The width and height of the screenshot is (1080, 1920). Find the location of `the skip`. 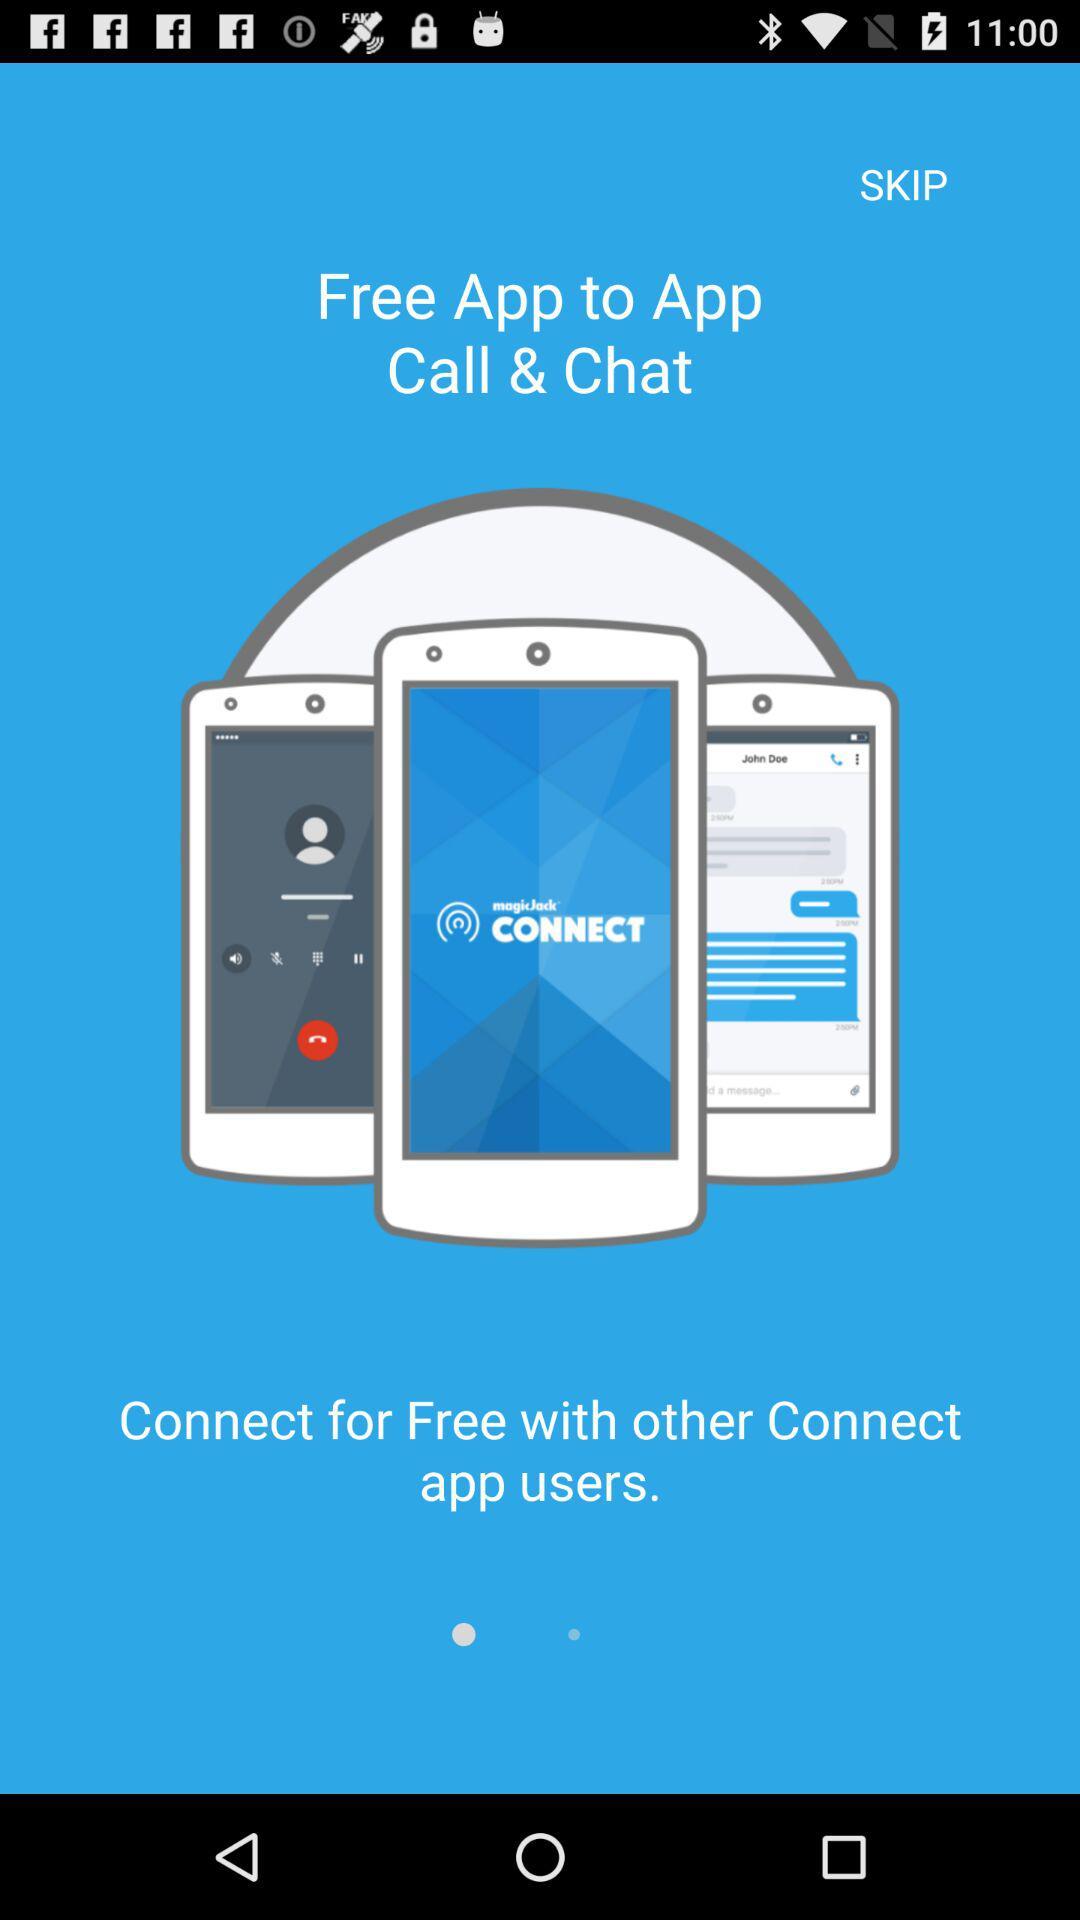

the skip is located at coordinates (903, 156).